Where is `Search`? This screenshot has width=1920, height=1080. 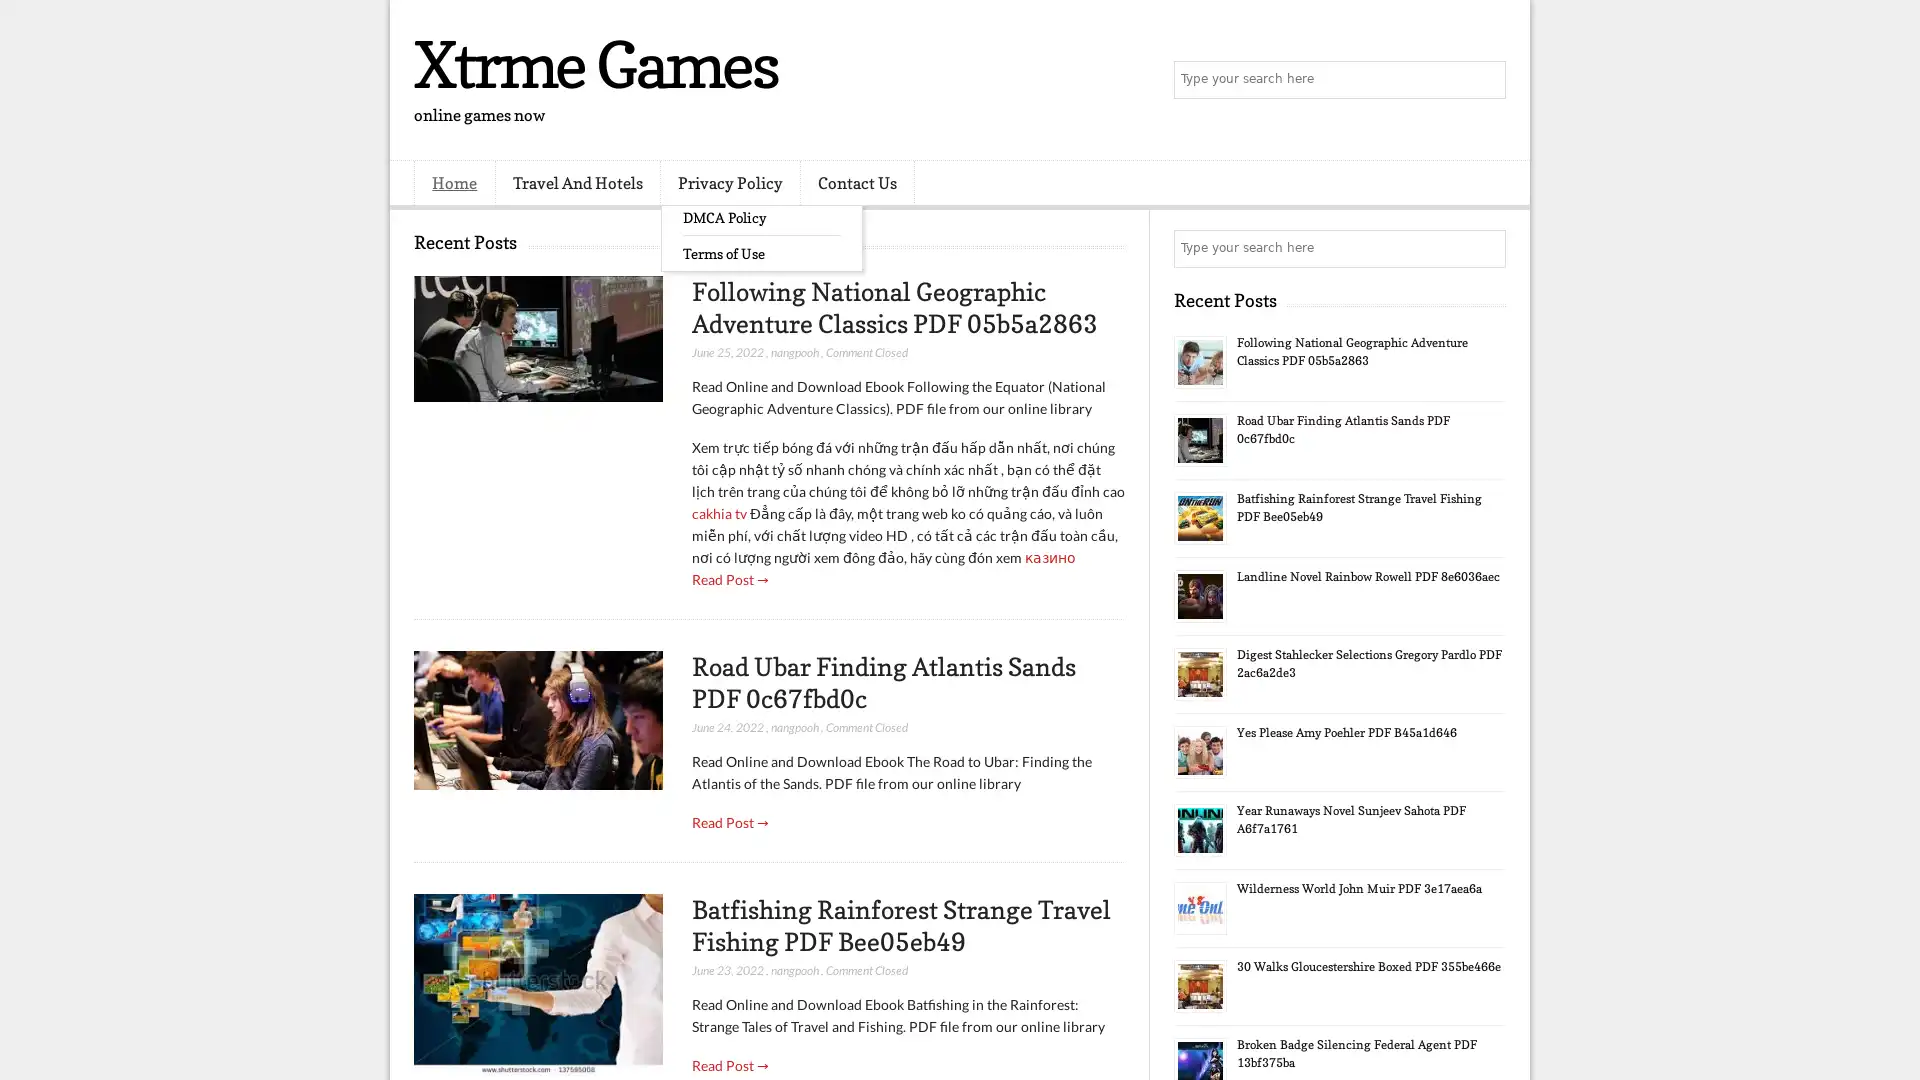 Search is located at coordinates (1485, 80).